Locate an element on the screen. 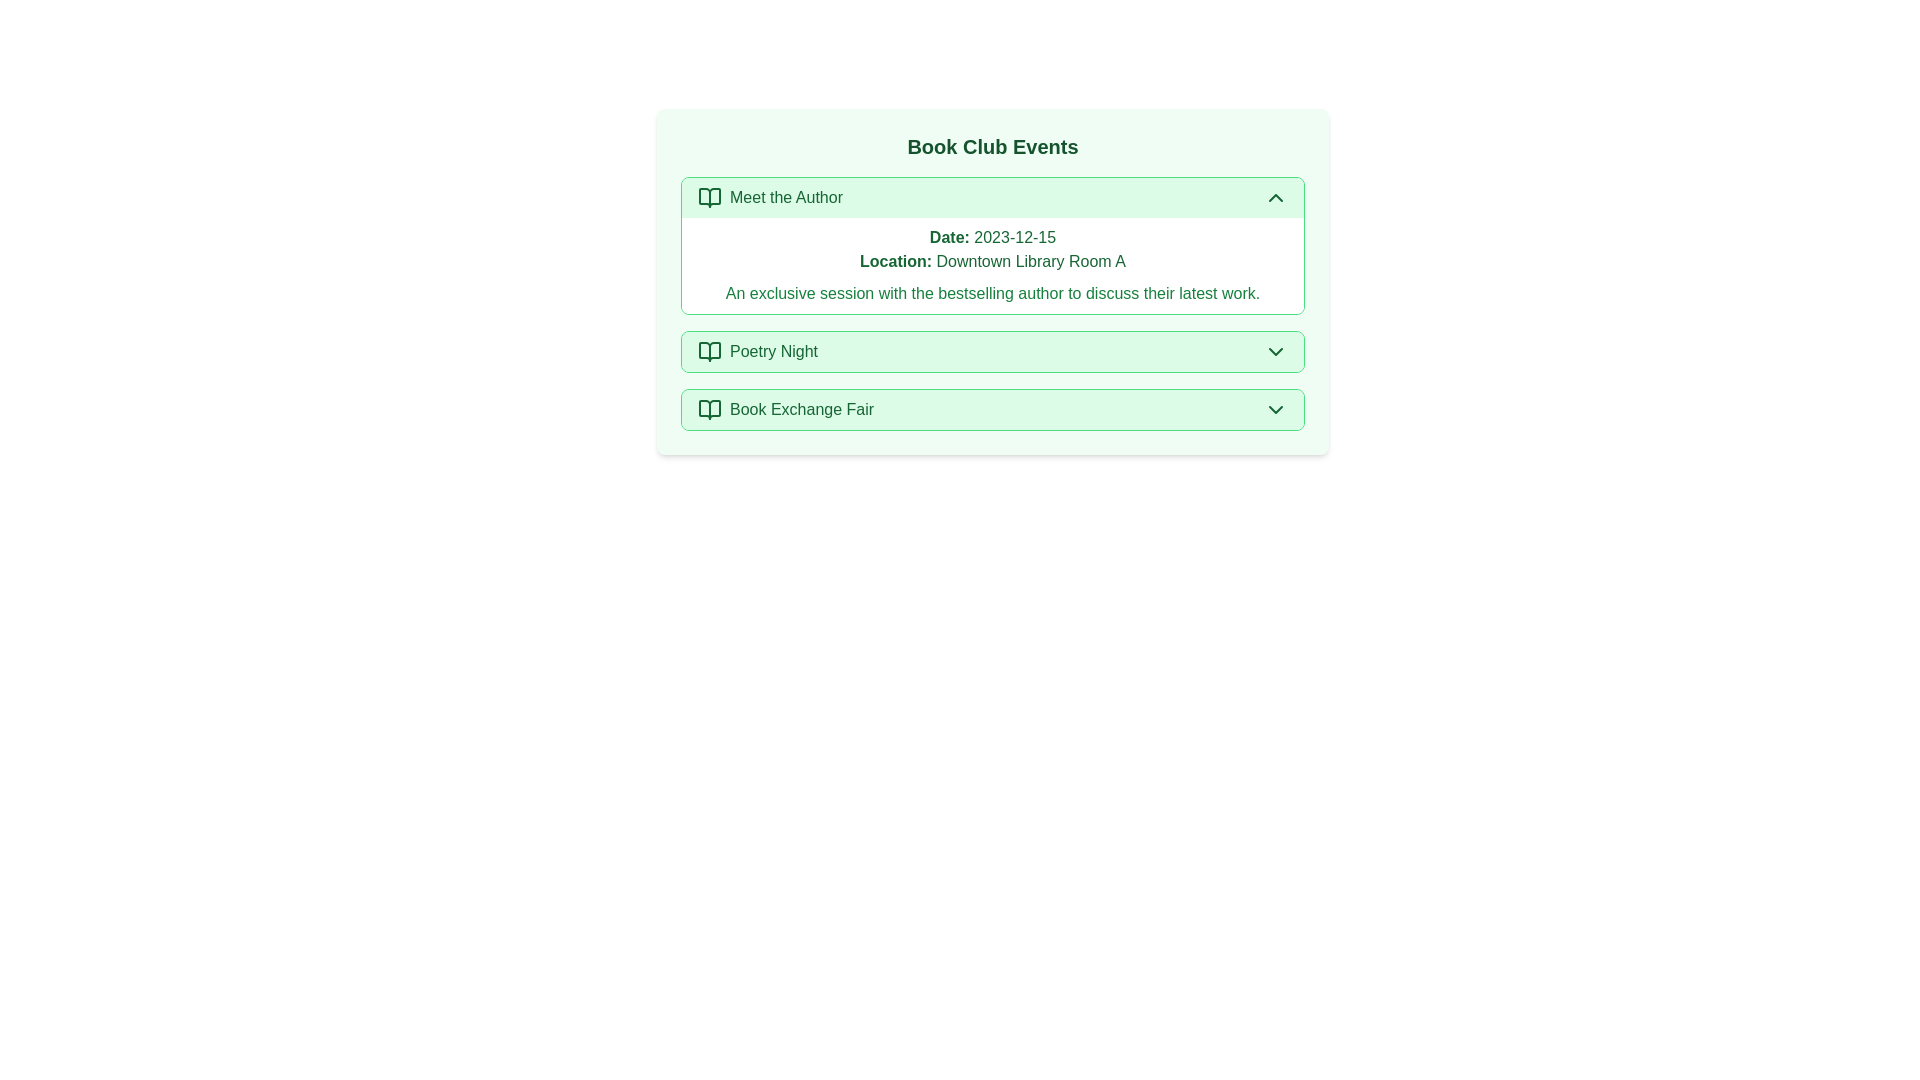  the small book icon with green outlines located next to the text 'Poetry Night' in the 'Book Club Events' section is located at coordinates (710, 350).